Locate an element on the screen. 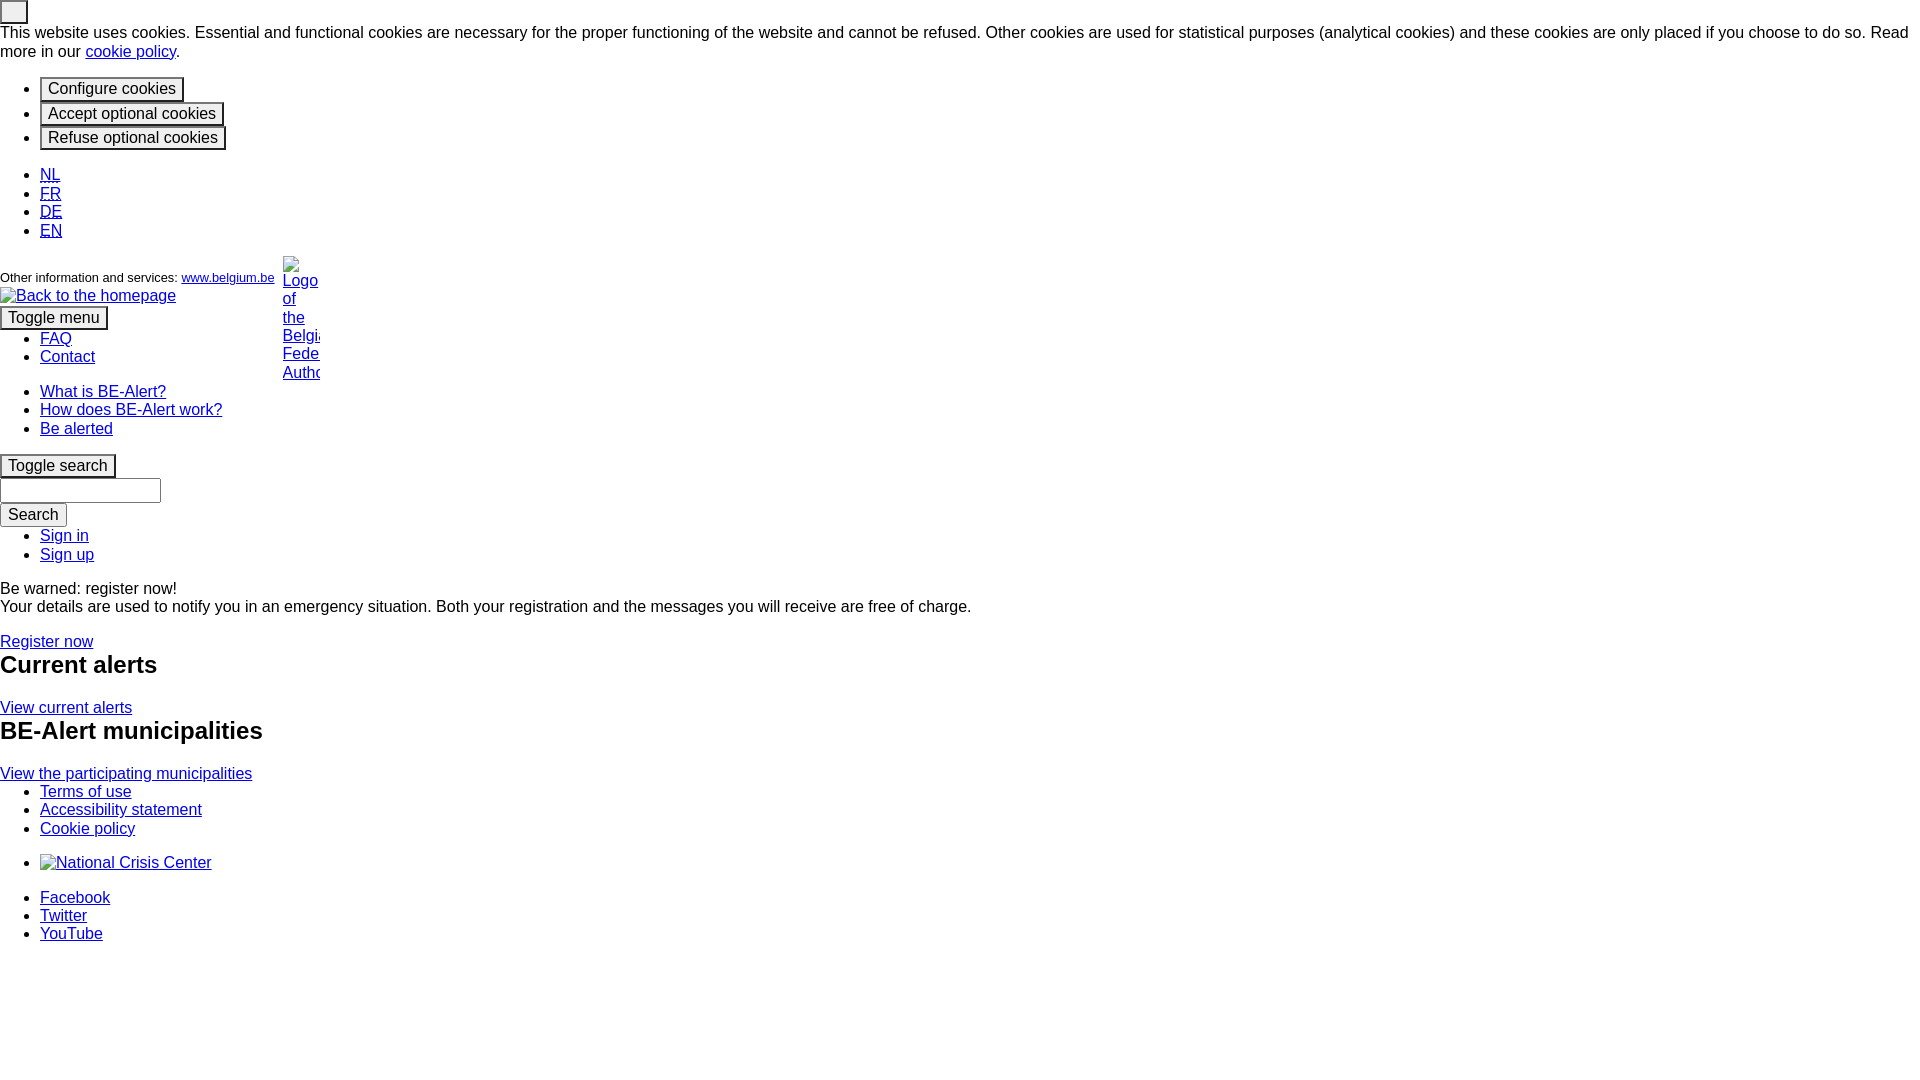 This screenshot has width=1920, height=1080. 'Close' is located at coordinates (14, 11).